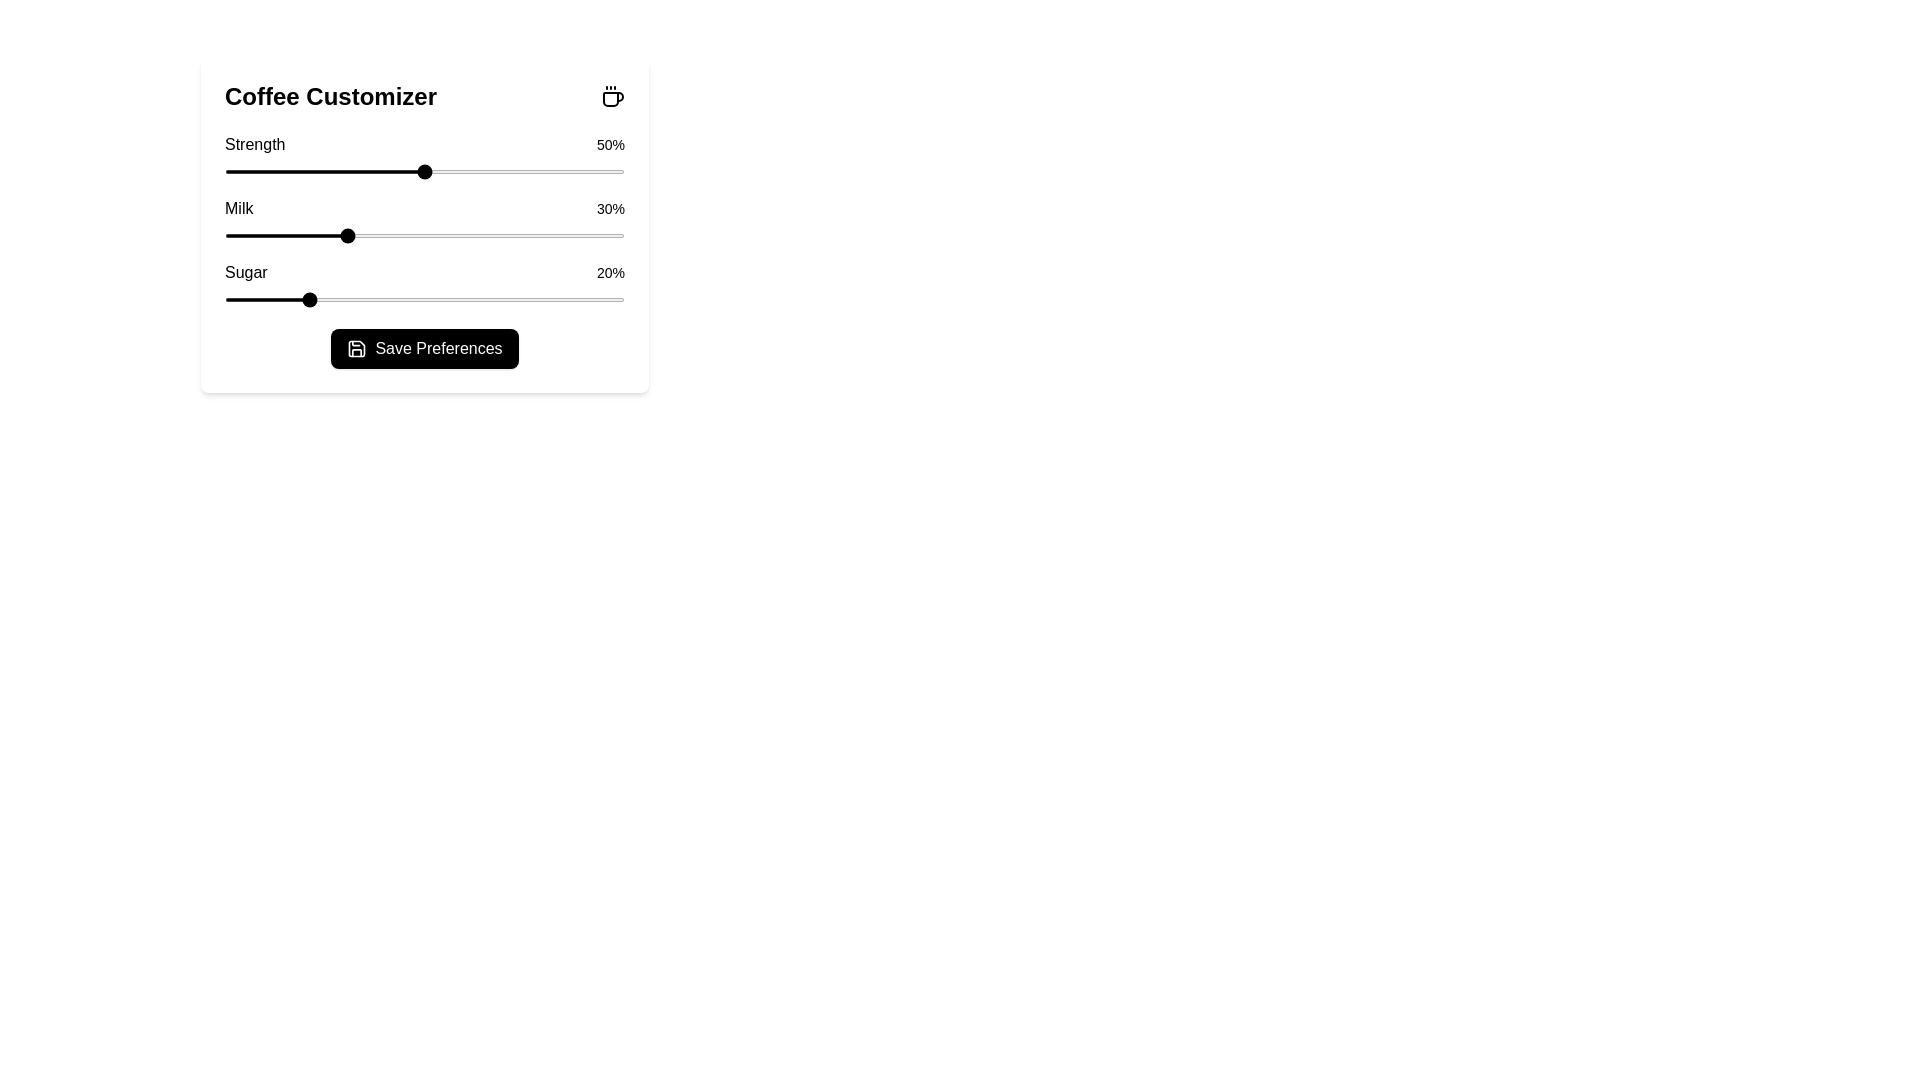  I want to click on the strength slider, so click(528, 171).